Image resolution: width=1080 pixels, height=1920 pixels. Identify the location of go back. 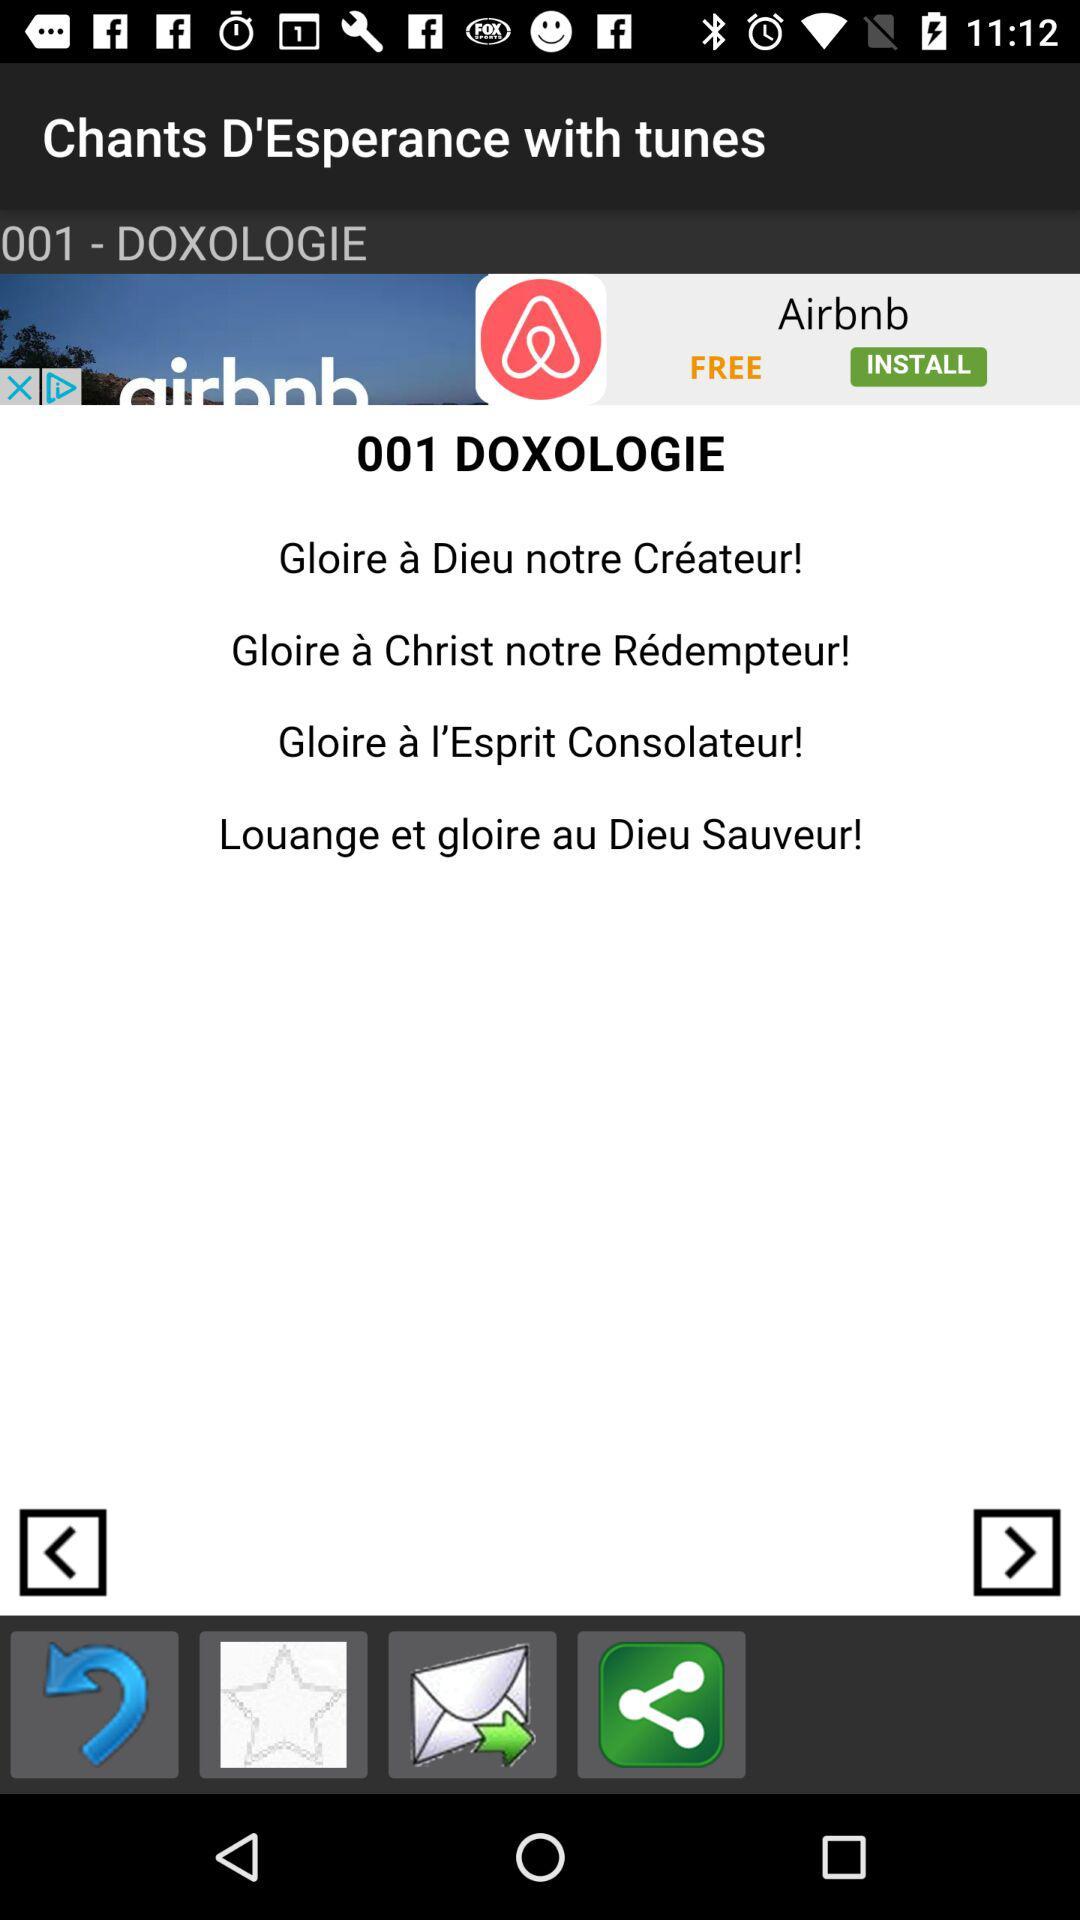
(94, 1703).